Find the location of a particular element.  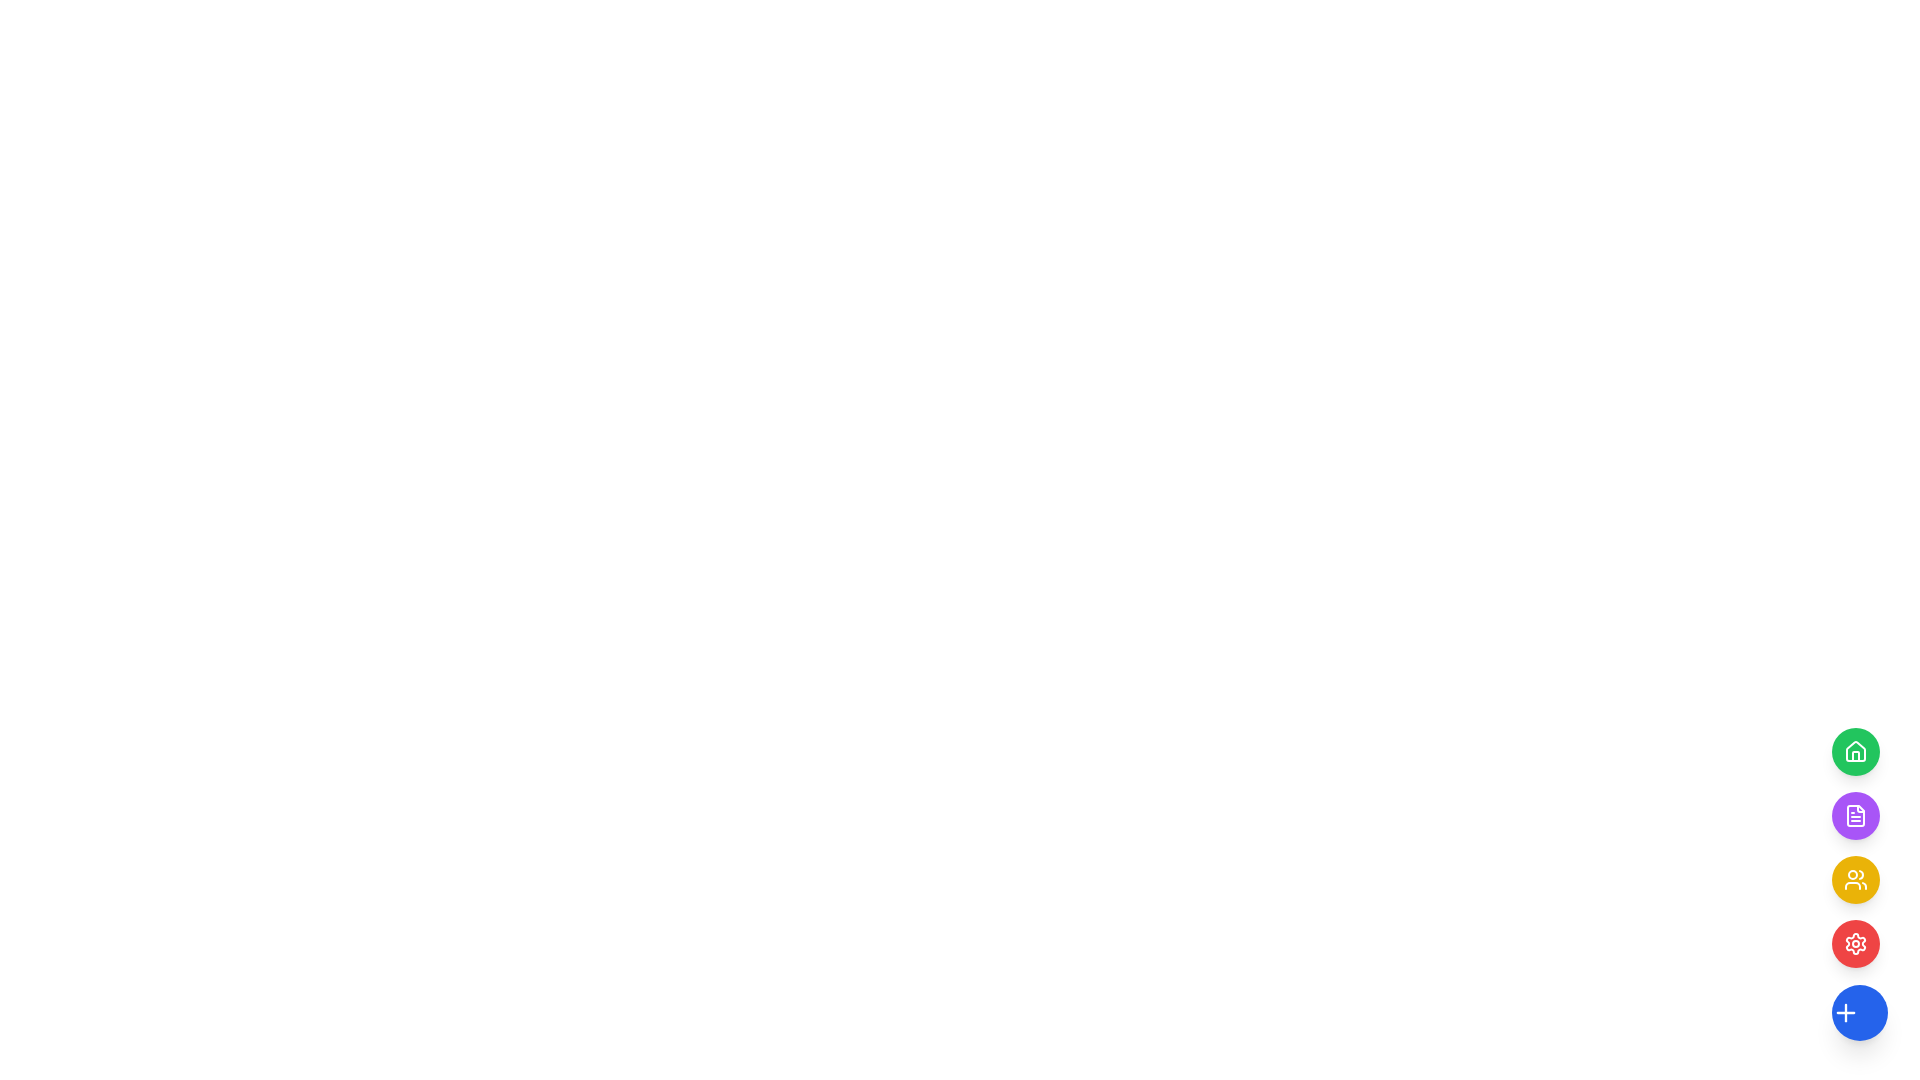

the home navigation icon located in the uppermost circular button of a vertical stack of five similar buttons near the right edge of the interface is located at coordinates (1855, 751).